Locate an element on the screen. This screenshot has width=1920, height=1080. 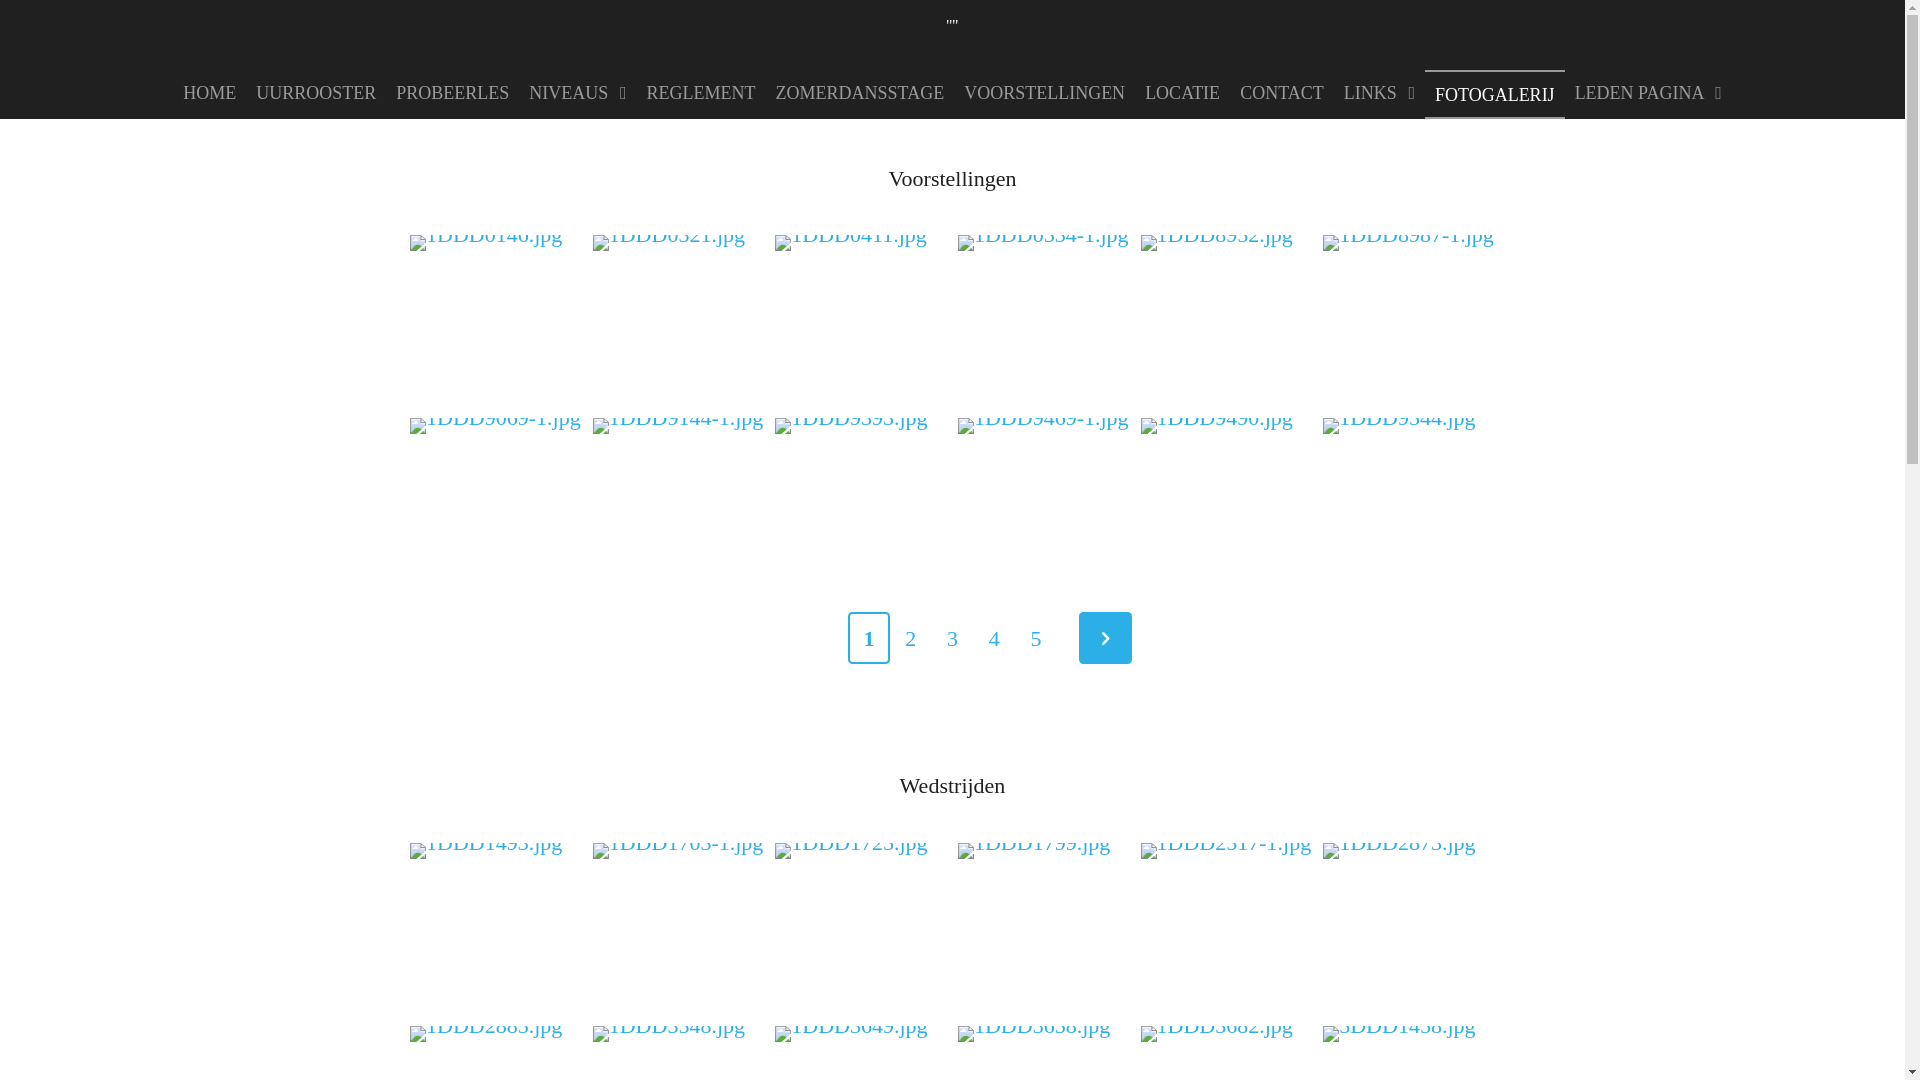
'REGLEMENT' is located at coordinates (701, 92).